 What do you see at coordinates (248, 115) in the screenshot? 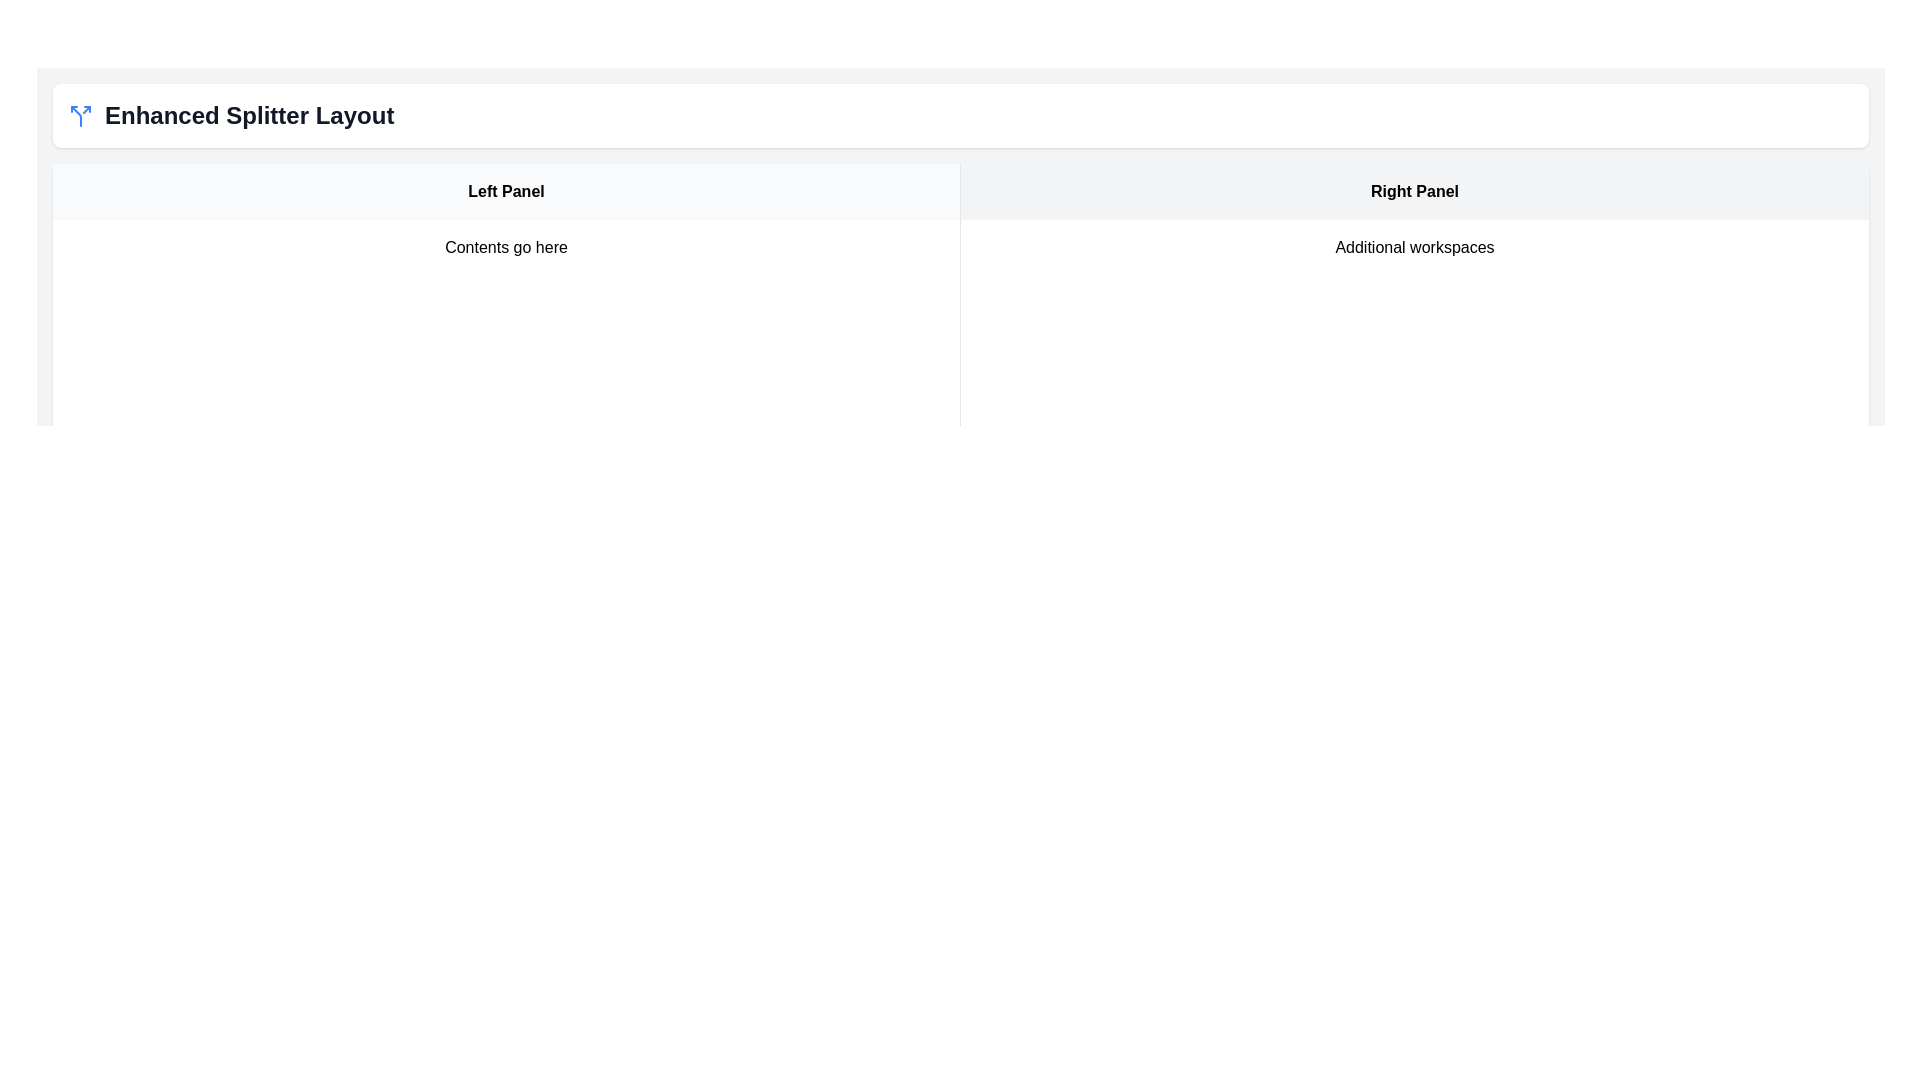
I see `the text label that serves as a title for the section labeled 'Enhanced Splitter Layout', which is positioned immediately to the right of a blue icon resembling a split arrow` at bounding box center [248, 115].